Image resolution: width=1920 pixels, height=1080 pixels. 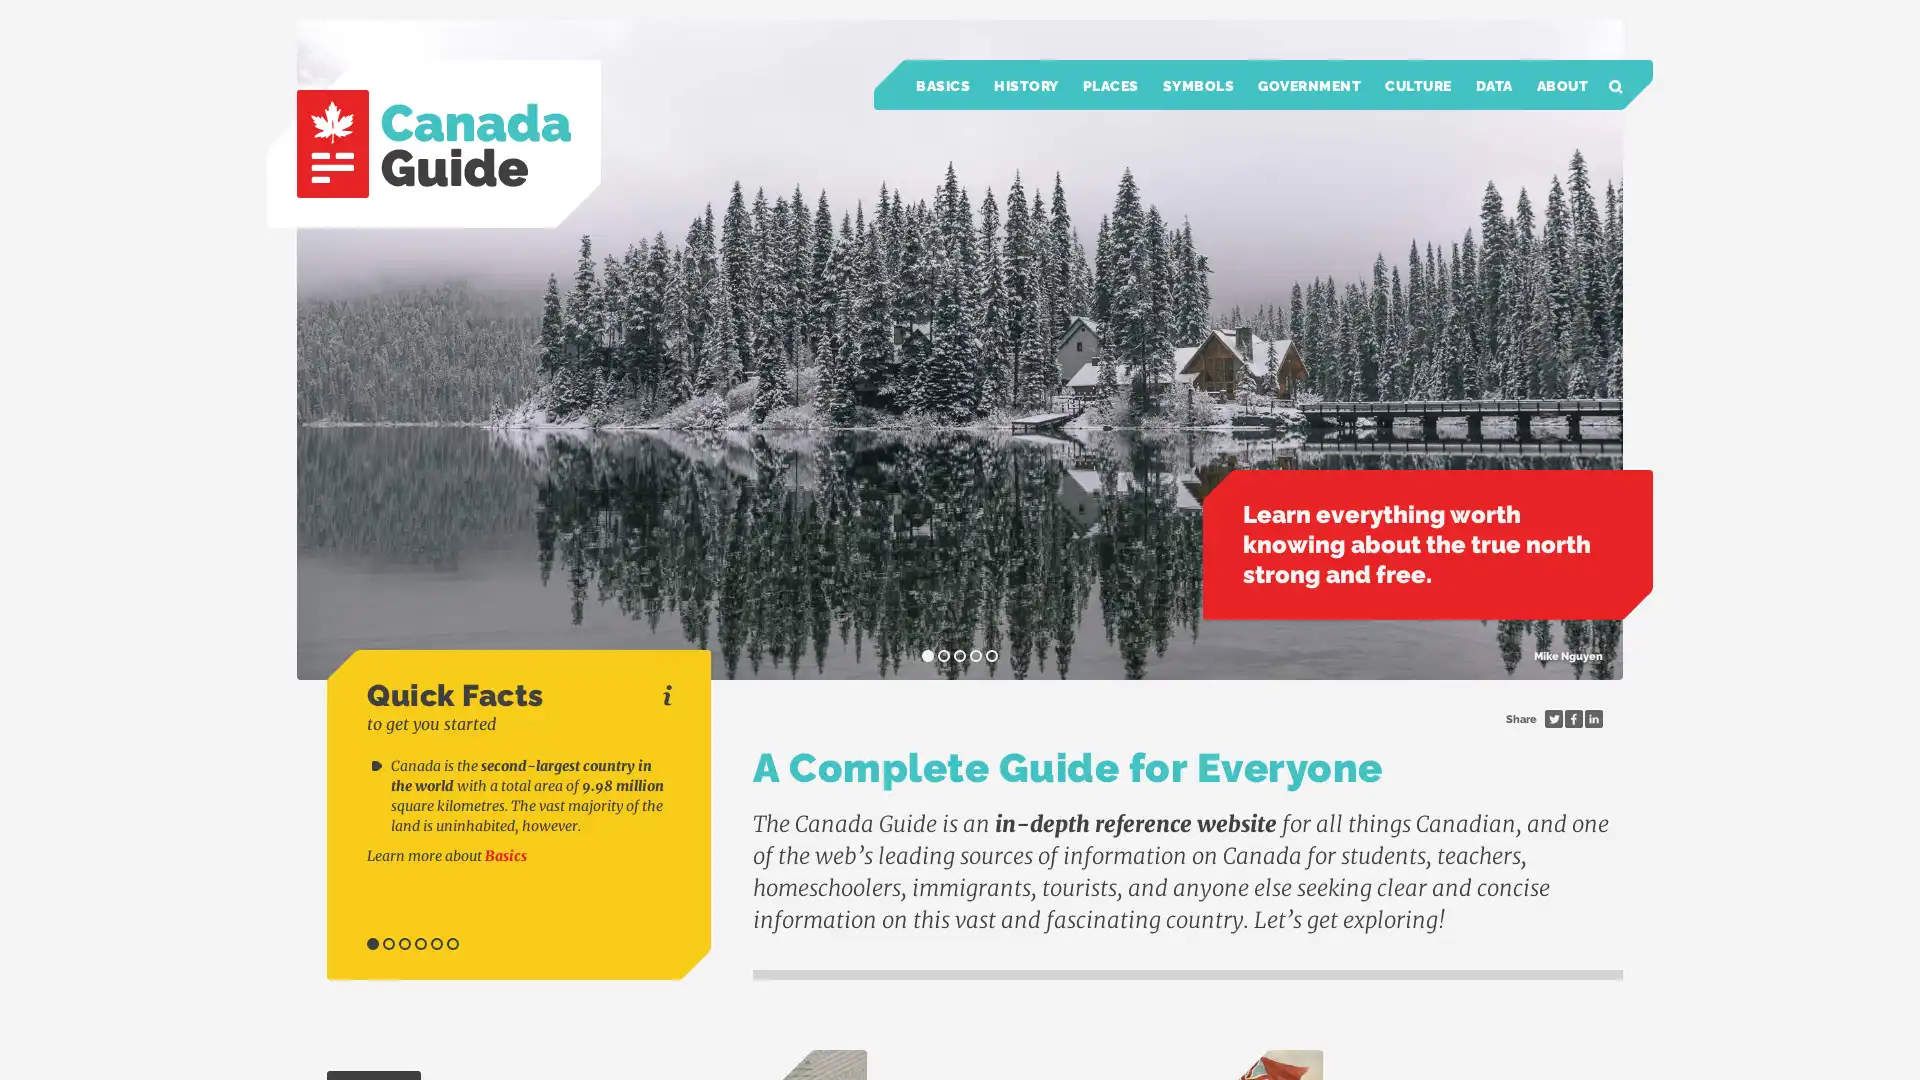 What do you see at coordinates (943, 655) in the screenshot?
I see `Go to slide 2` at bounding box center [943, 655].